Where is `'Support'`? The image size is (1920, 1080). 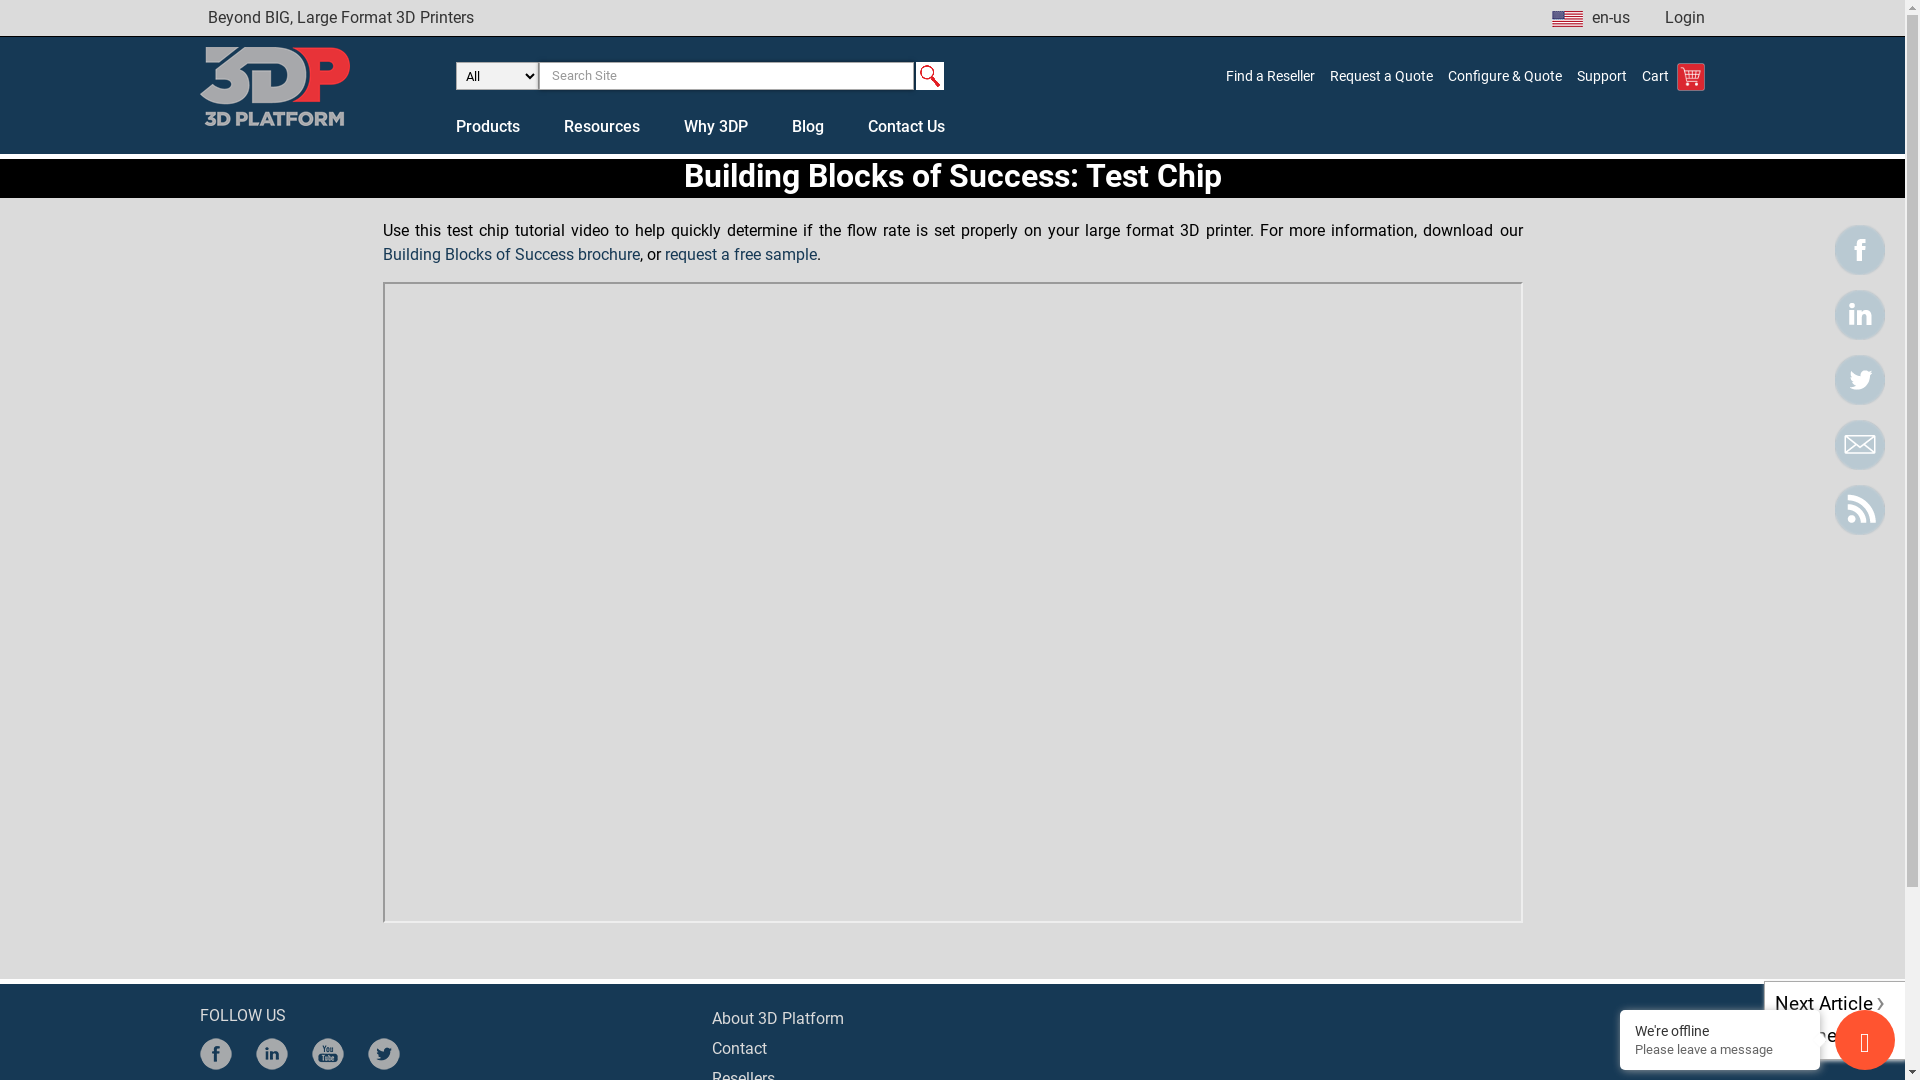 'Support' is located at coordinates (1602, 75).